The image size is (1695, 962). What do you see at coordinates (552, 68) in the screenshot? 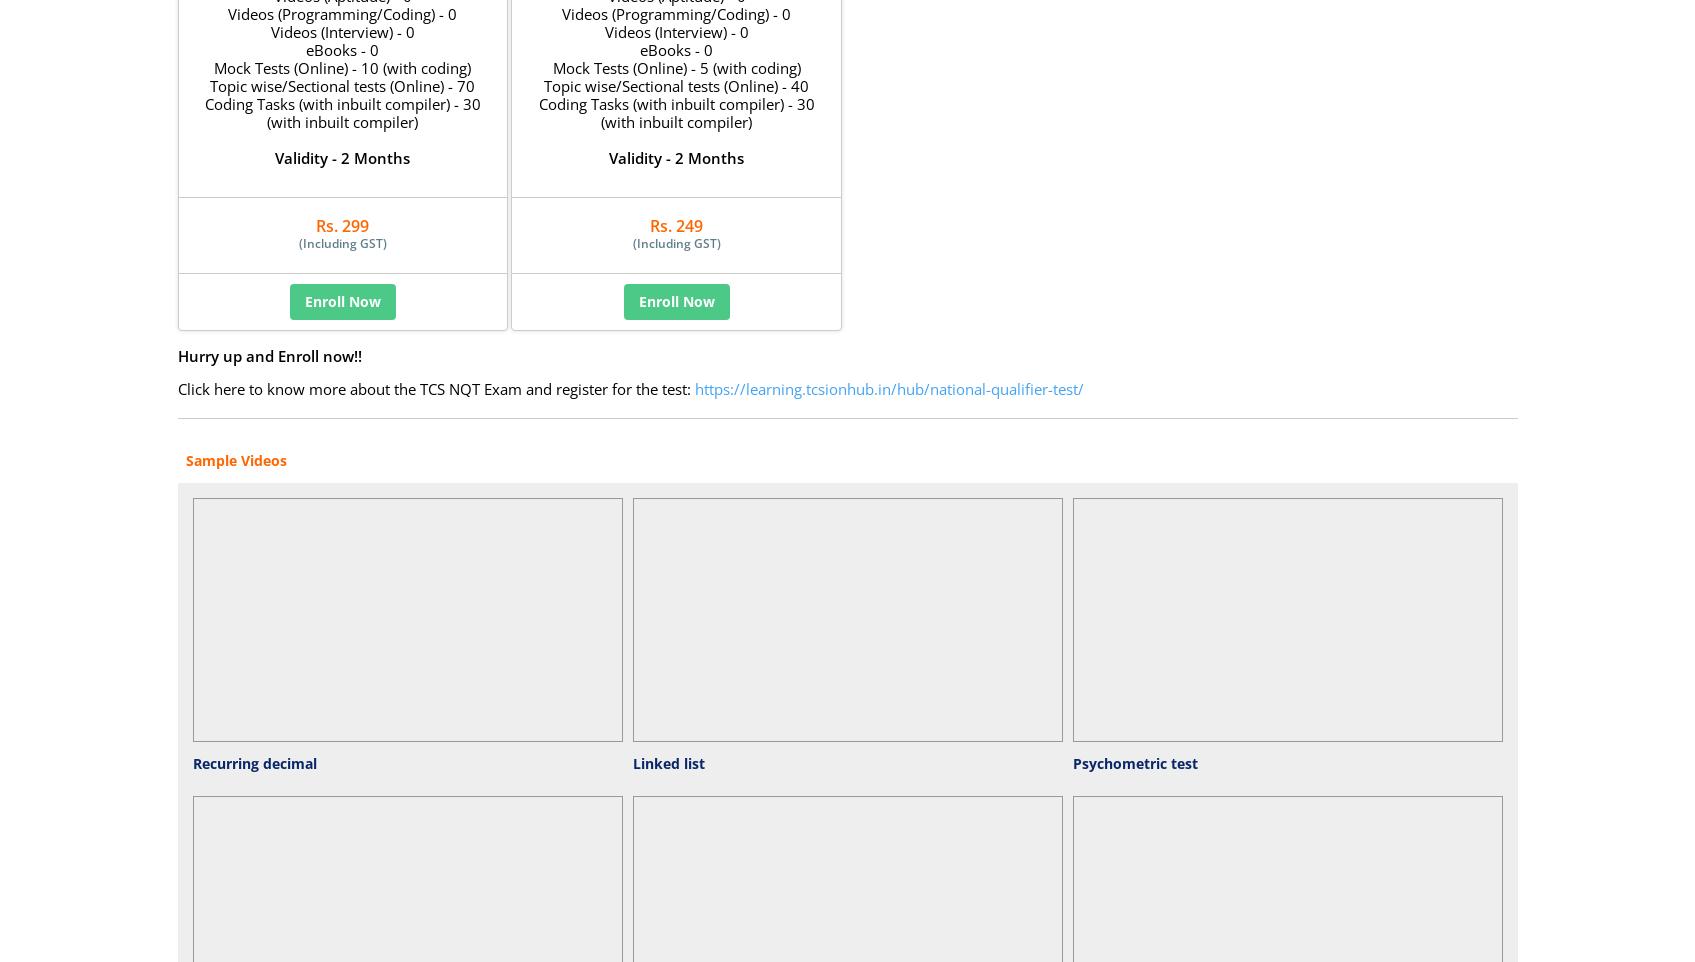
I see `'Mock Tests (Online) - 5 (with coding)'` at bounding box center [552, 68].